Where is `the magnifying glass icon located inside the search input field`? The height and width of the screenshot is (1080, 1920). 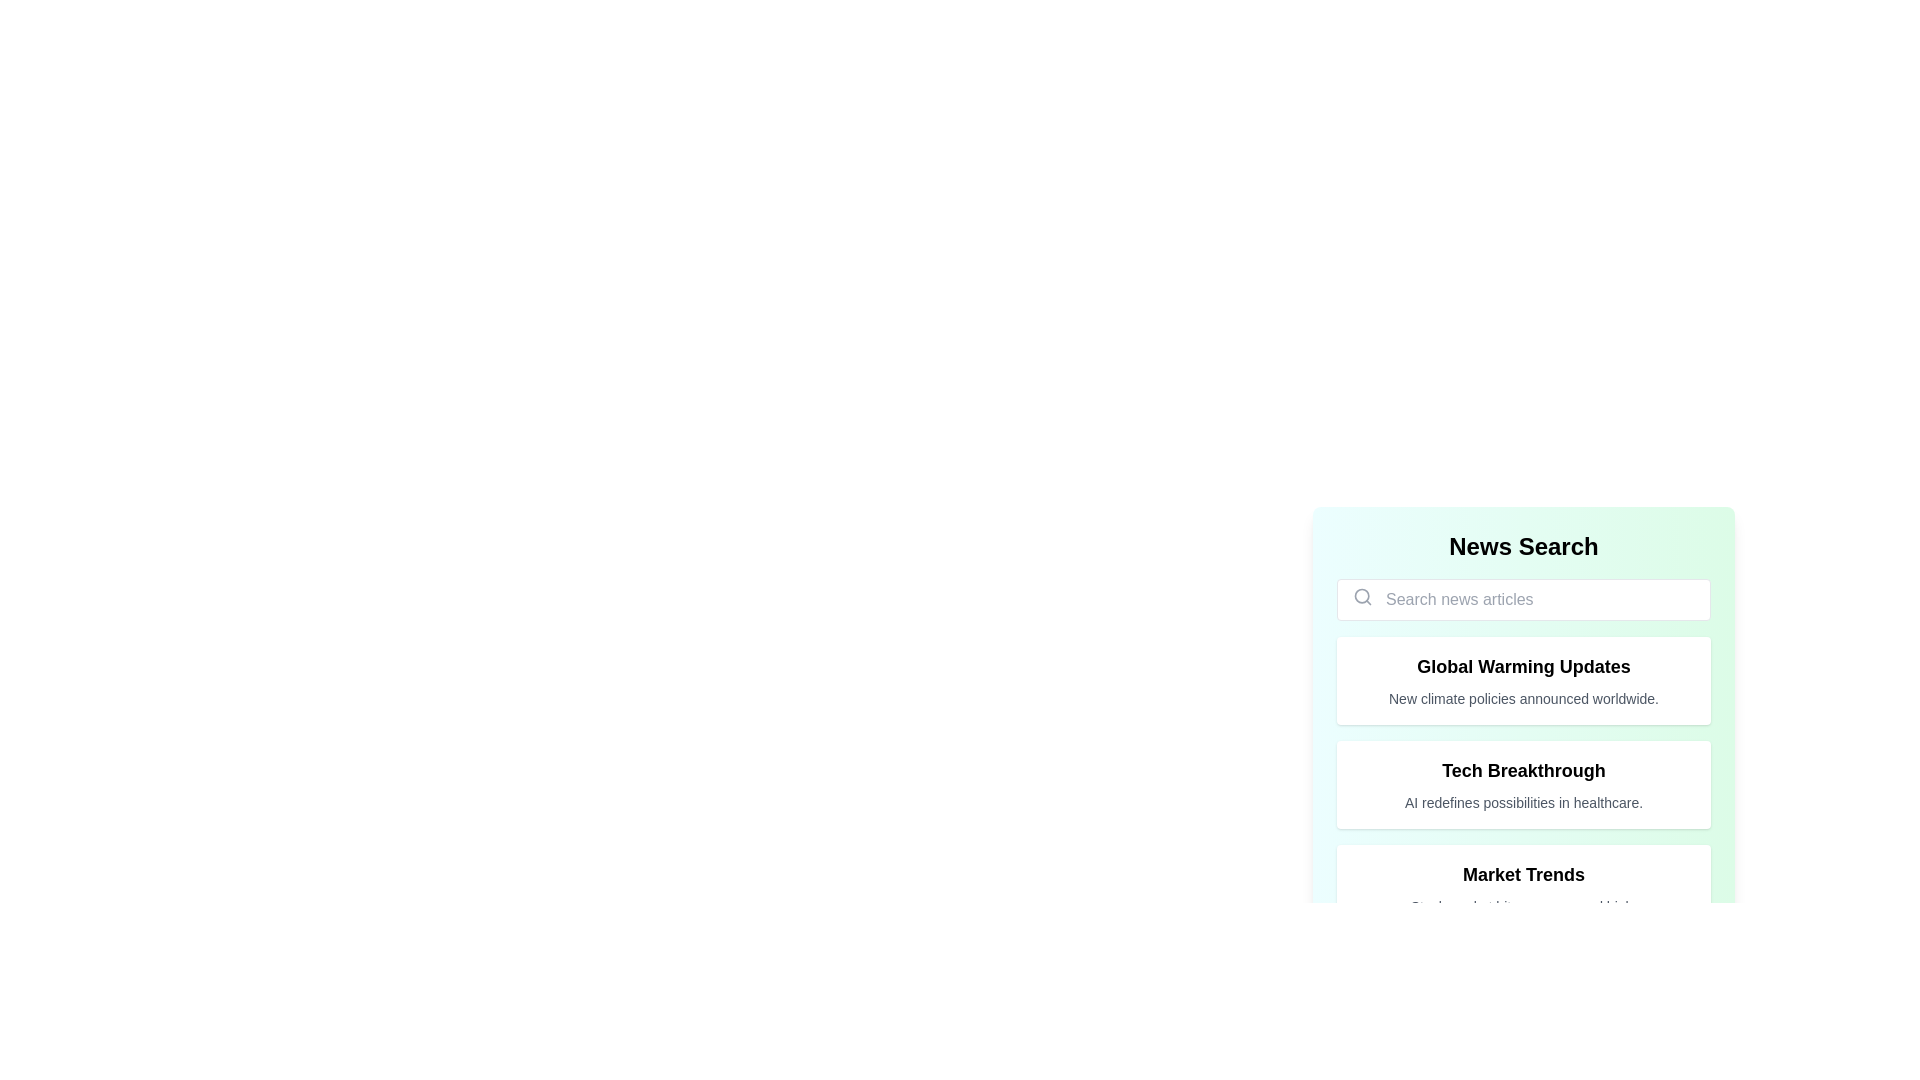
the magnifying glass icon located inside the search input field is located at coordinates (1362, 596).